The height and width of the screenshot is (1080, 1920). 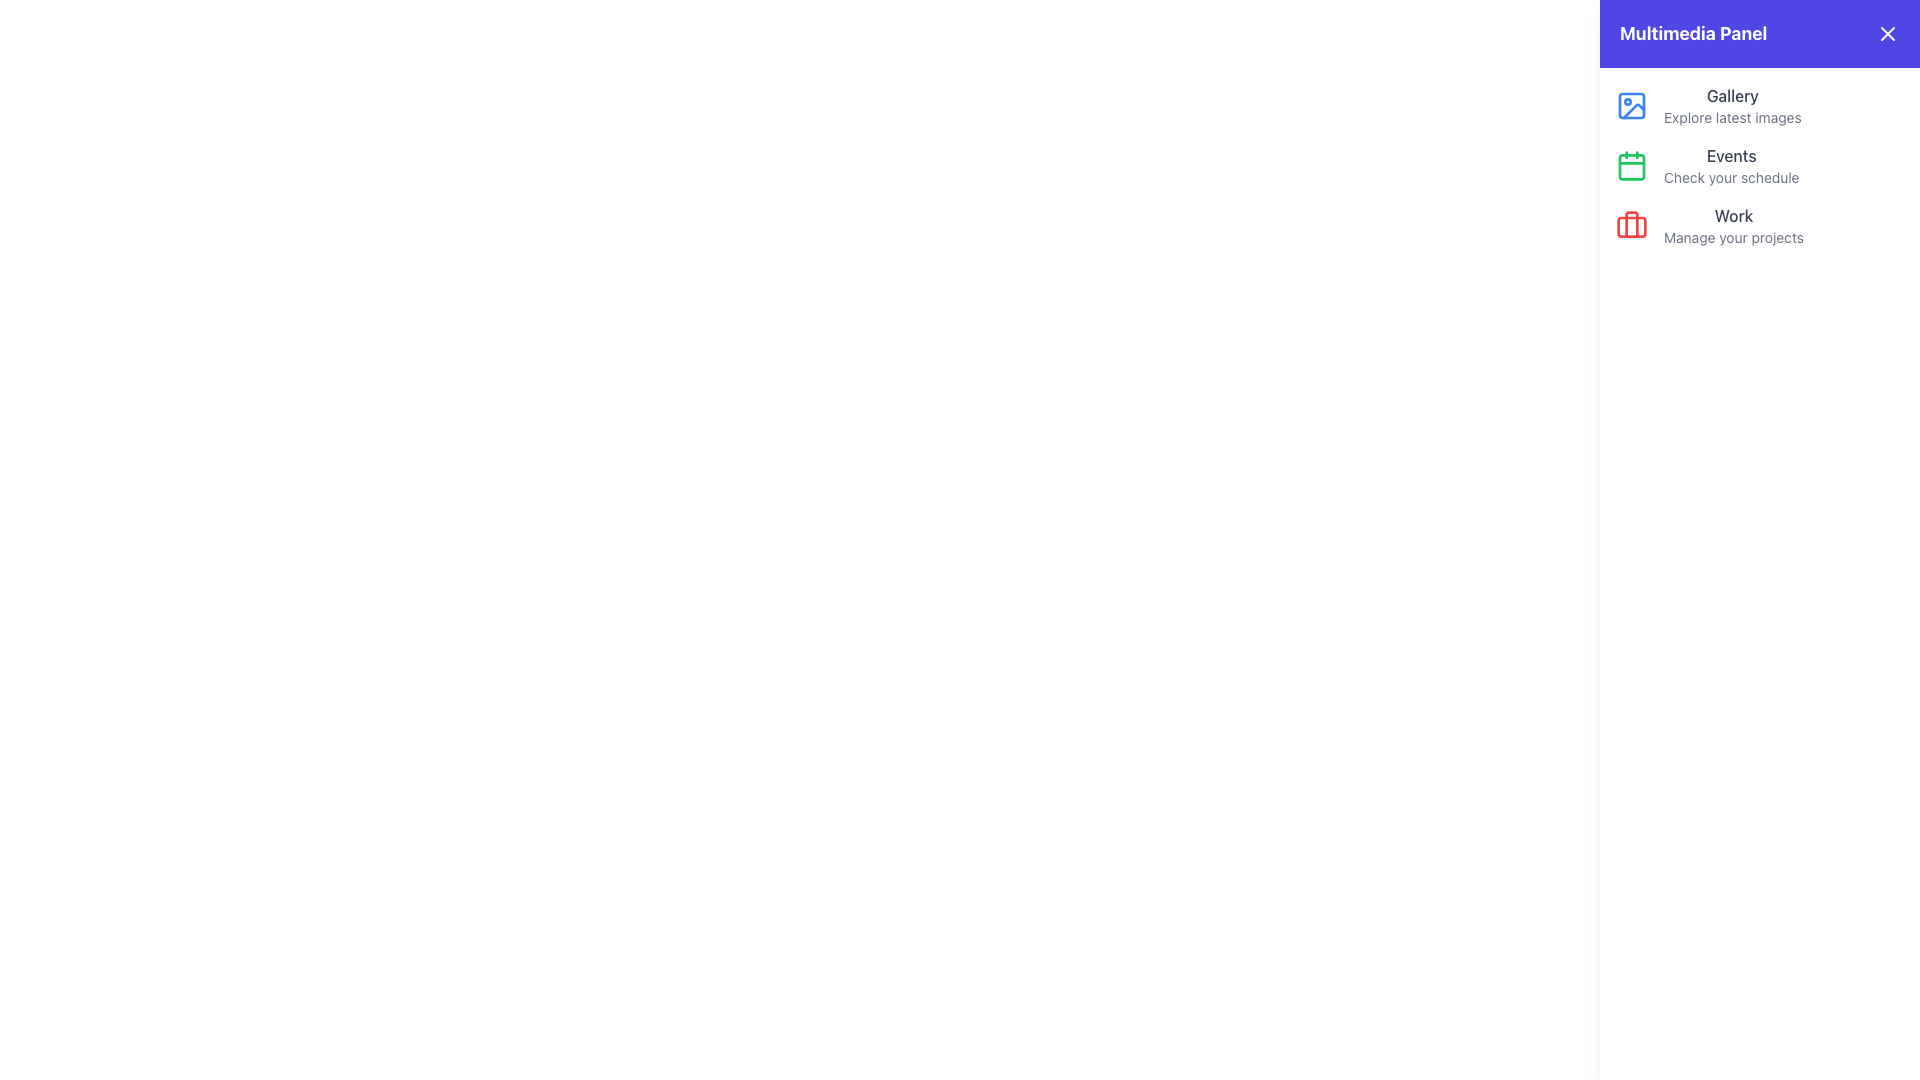 What do you see at coordinates (1632, 165) in the screenshot?
I see `the Icon Content Area of the calendar icon` at bounding box center [1632, 165].